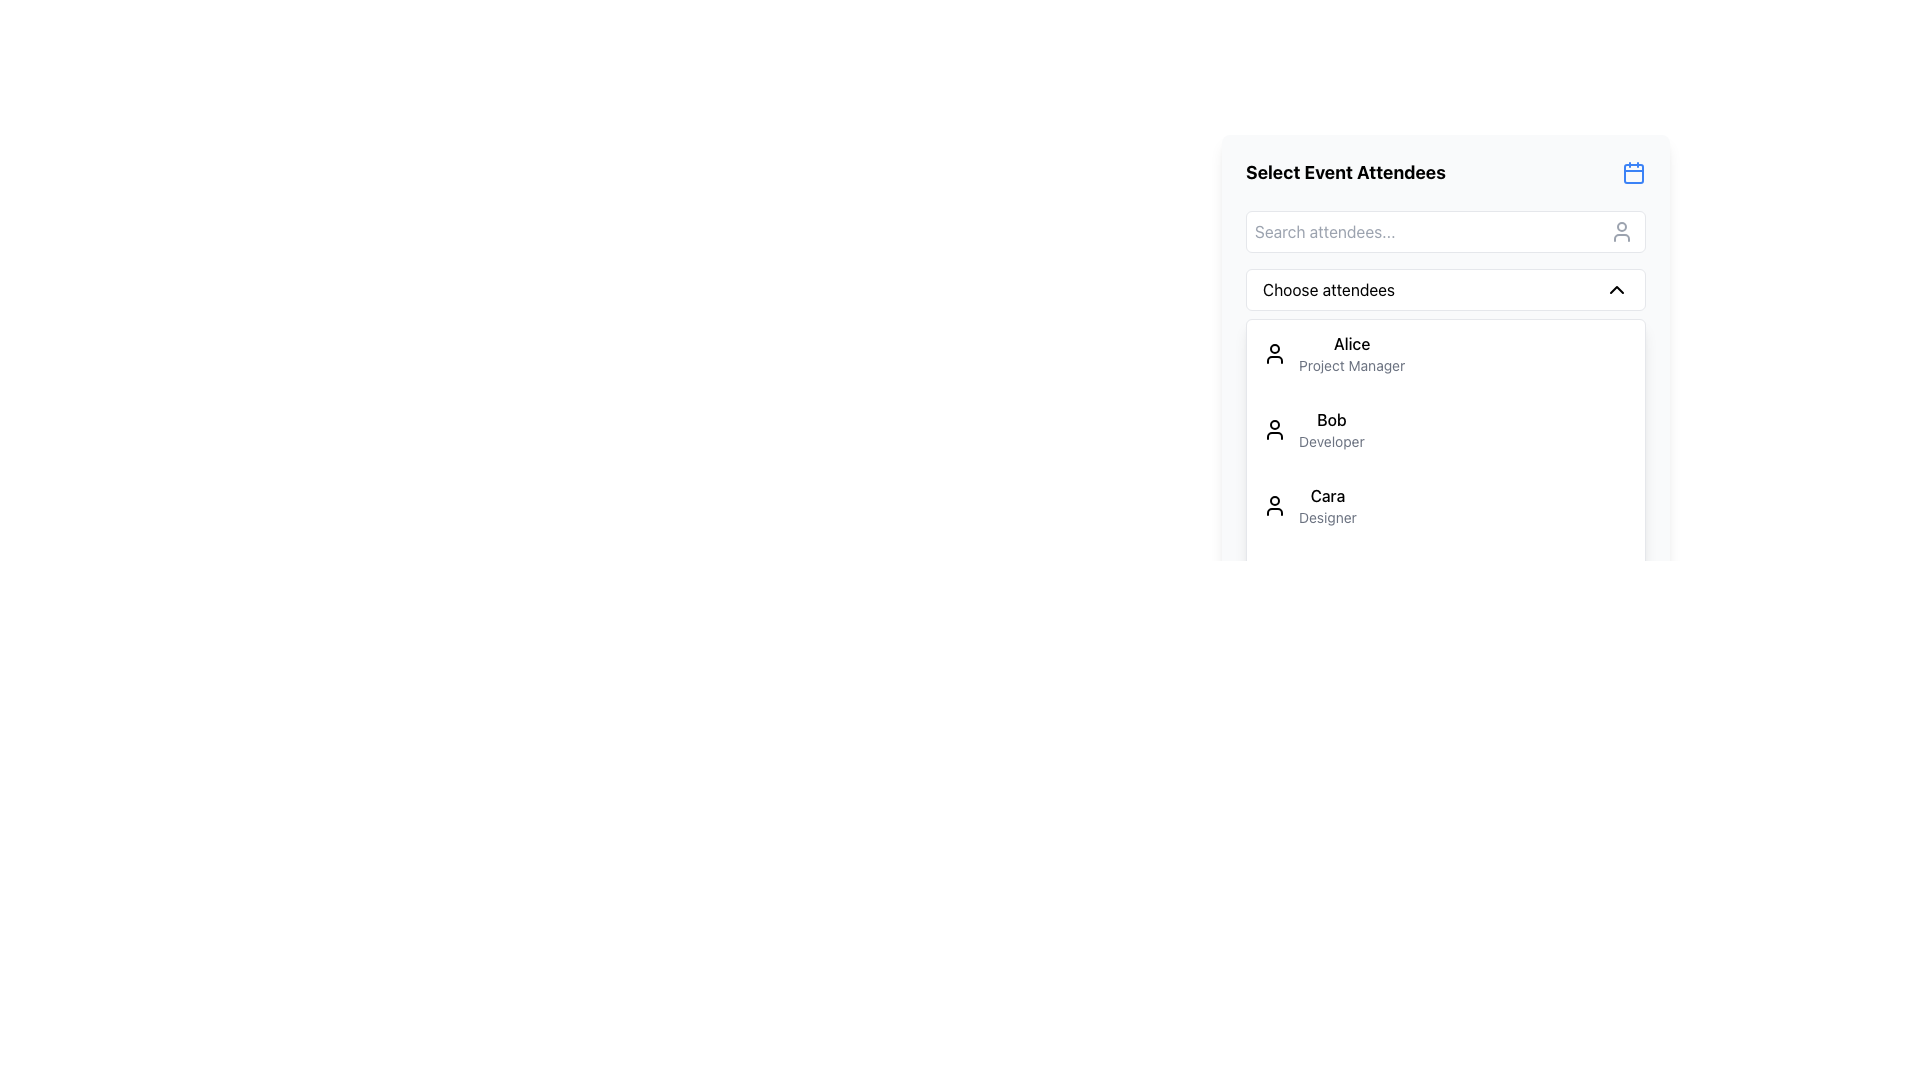 This screenshot has height=1080, width=1920. What do you see at coordinates (1274, 353) in the screenshot?
I see `the user icon representing 'Alice', the Project Manager, which is positioned to the left of the text in the dropdown menu titled 'Choose attendees'` at bounding box center [1274, 353].